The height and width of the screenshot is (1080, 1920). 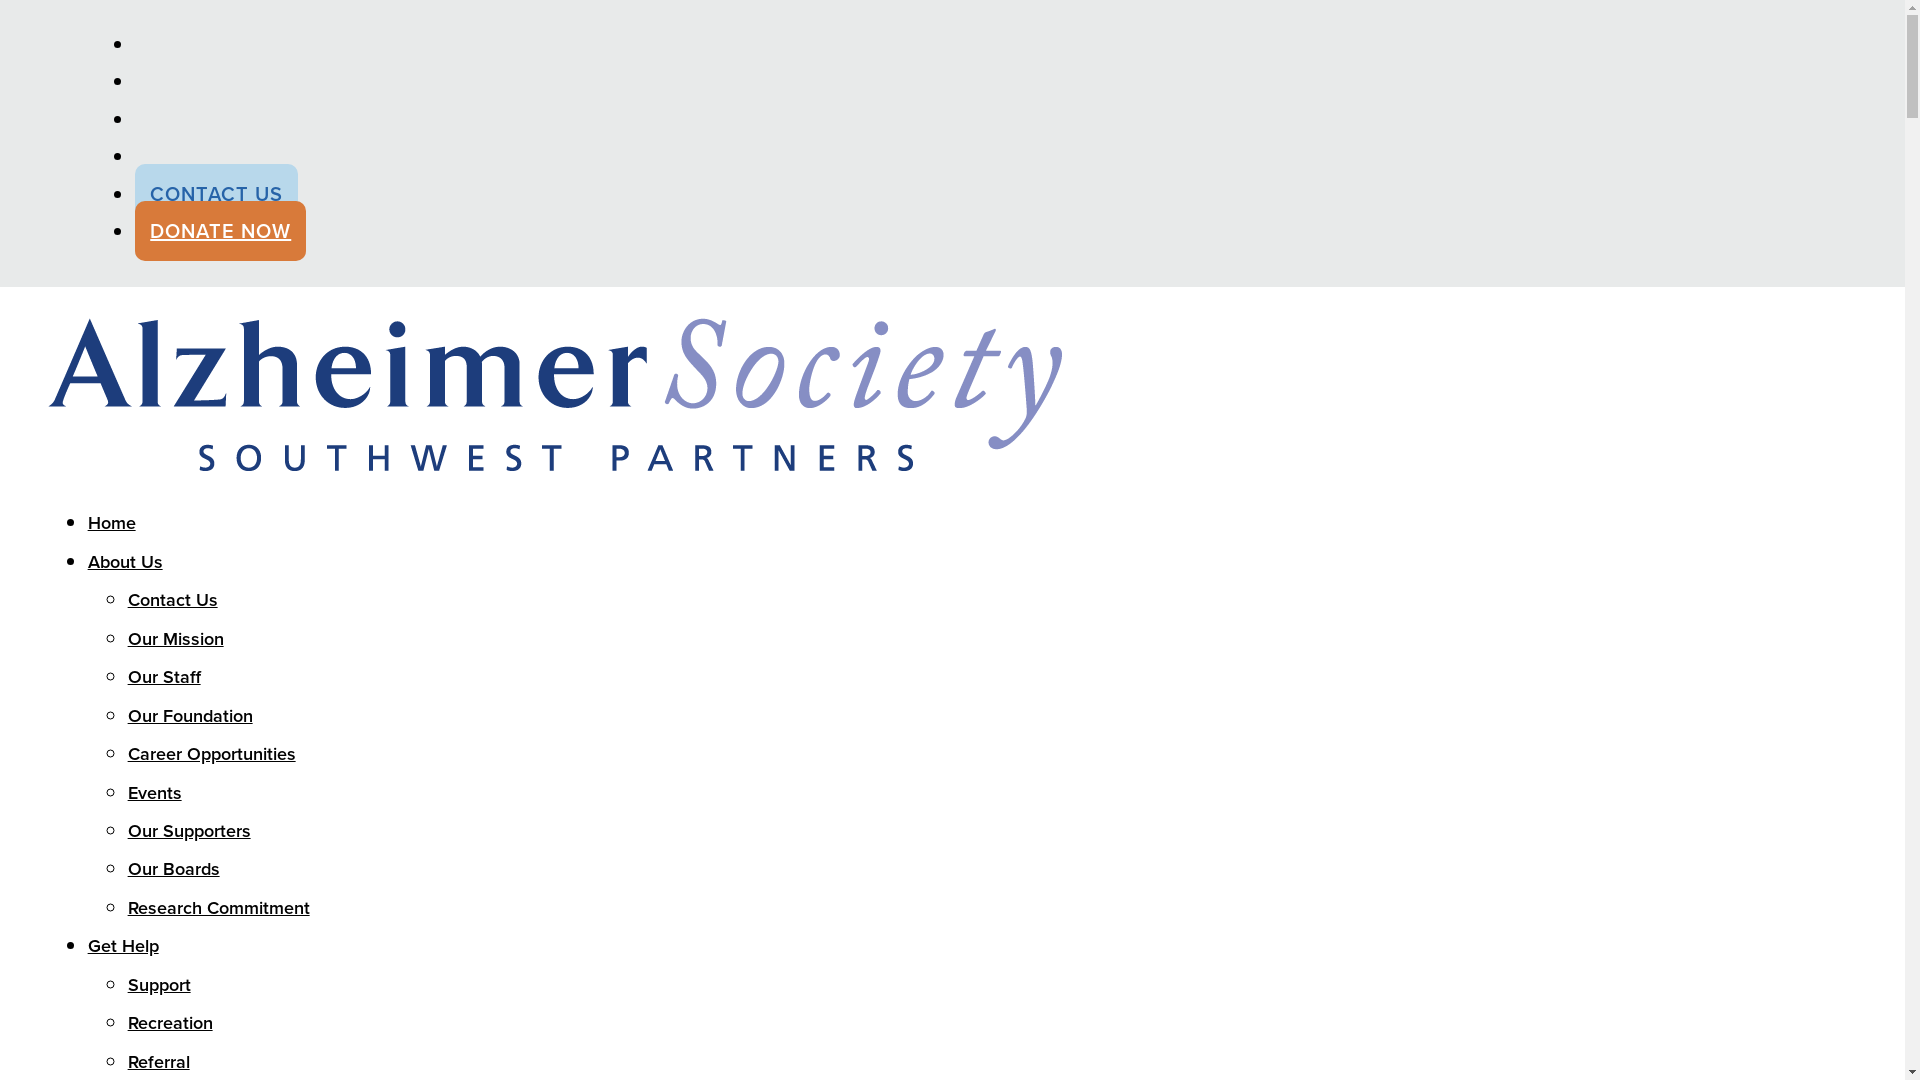 I want to click on 'Recreation', so click(x=170, y=1022).